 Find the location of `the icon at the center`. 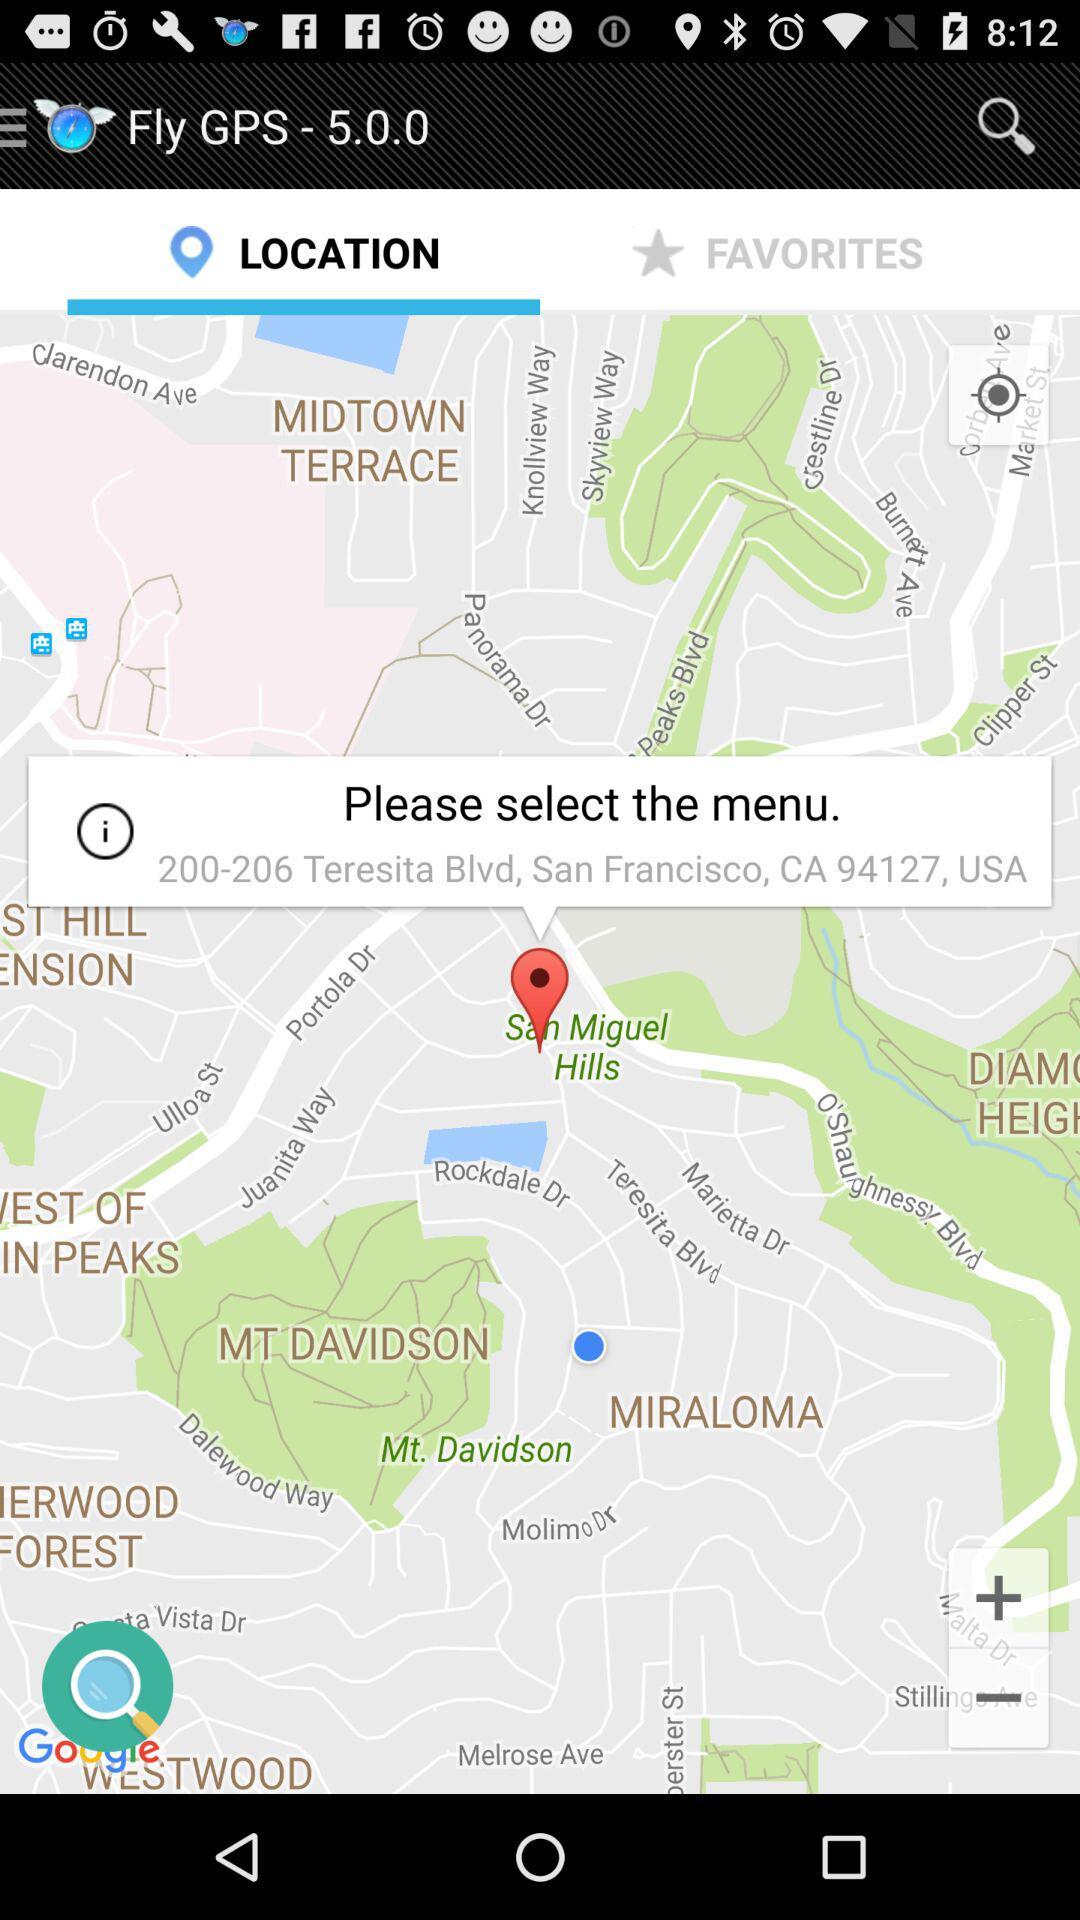

the icon at the center is located at coordinates (540, 1053).